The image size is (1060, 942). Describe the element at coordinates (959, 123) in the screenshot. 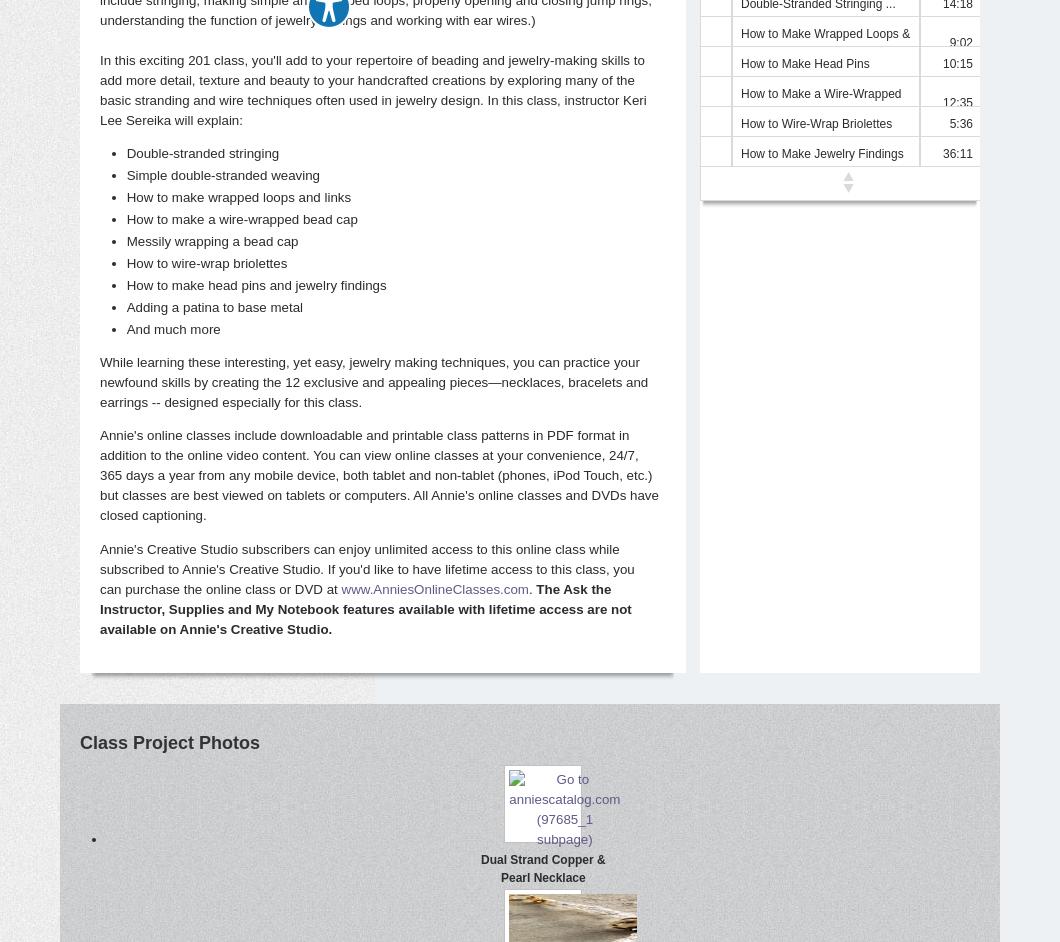

I see `'5:36'` at that location.